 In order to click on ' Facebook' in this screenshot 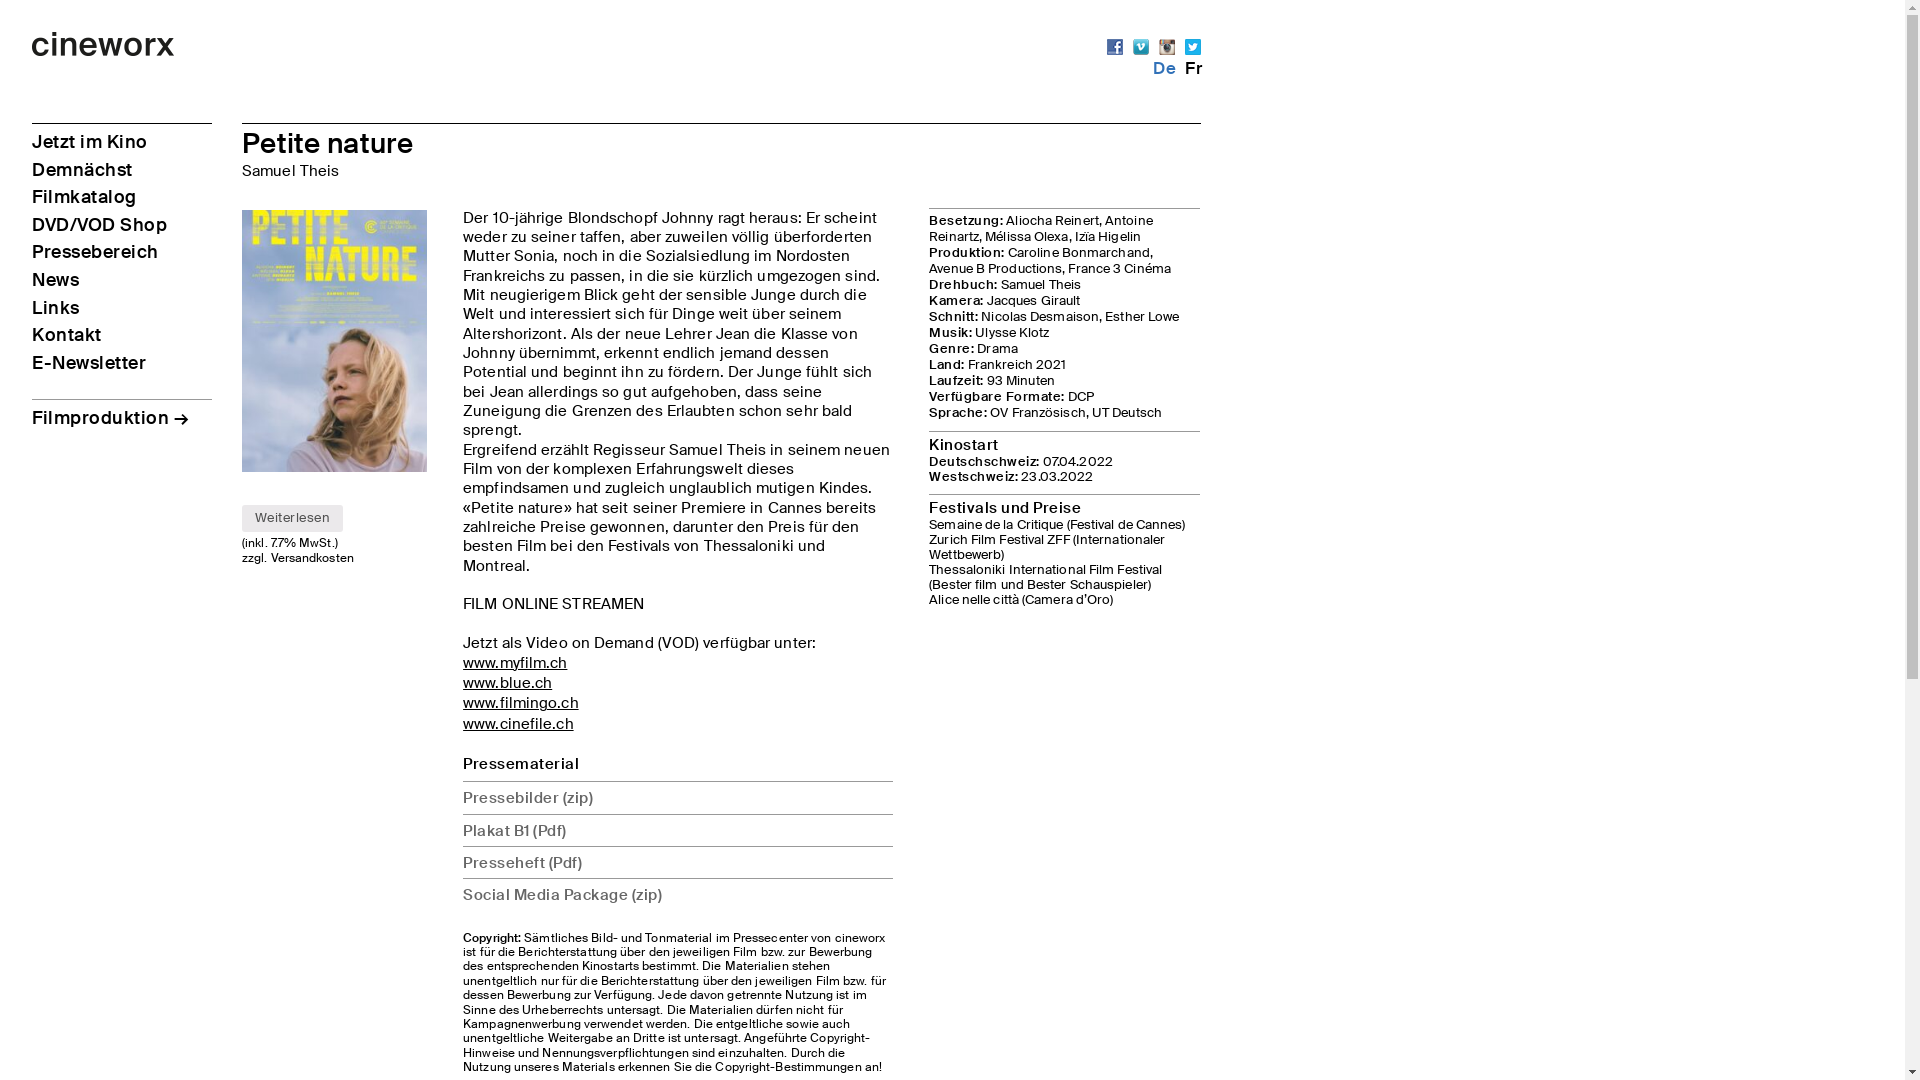, I will do `click(1113, 45)`.